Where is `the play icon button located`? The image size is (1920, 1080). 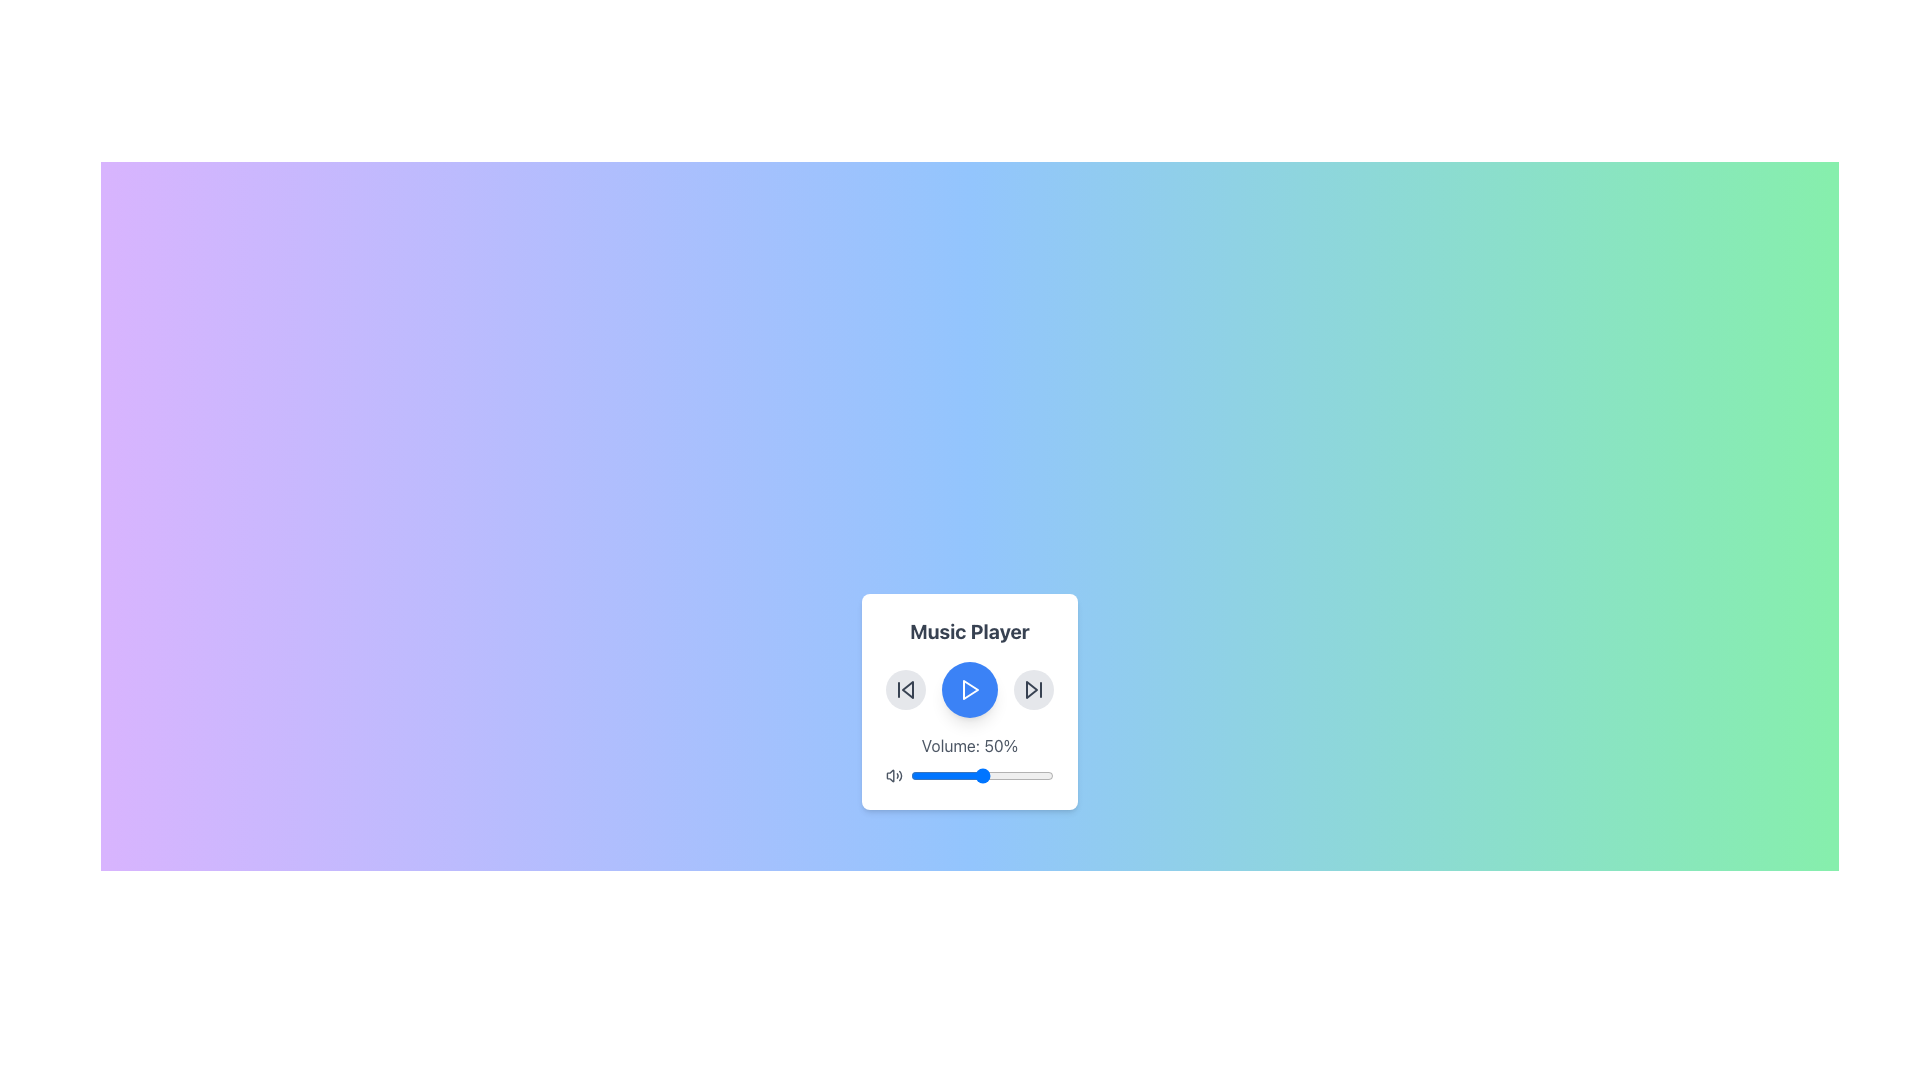
the play icon button located is located at coordinates (970, 689).